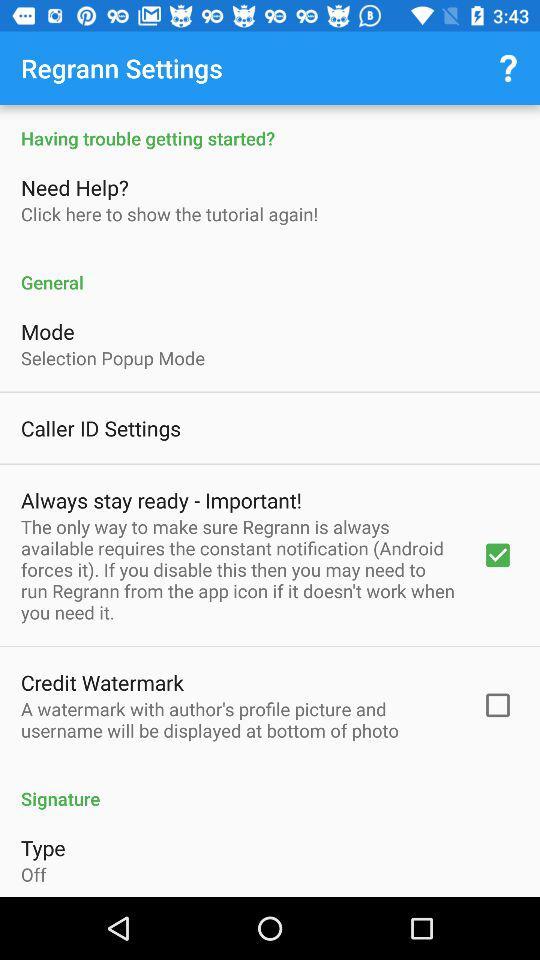  Describe the element at coordinates (270, 270) in the screenshot. I see `the icon above the mode icon` at that location.